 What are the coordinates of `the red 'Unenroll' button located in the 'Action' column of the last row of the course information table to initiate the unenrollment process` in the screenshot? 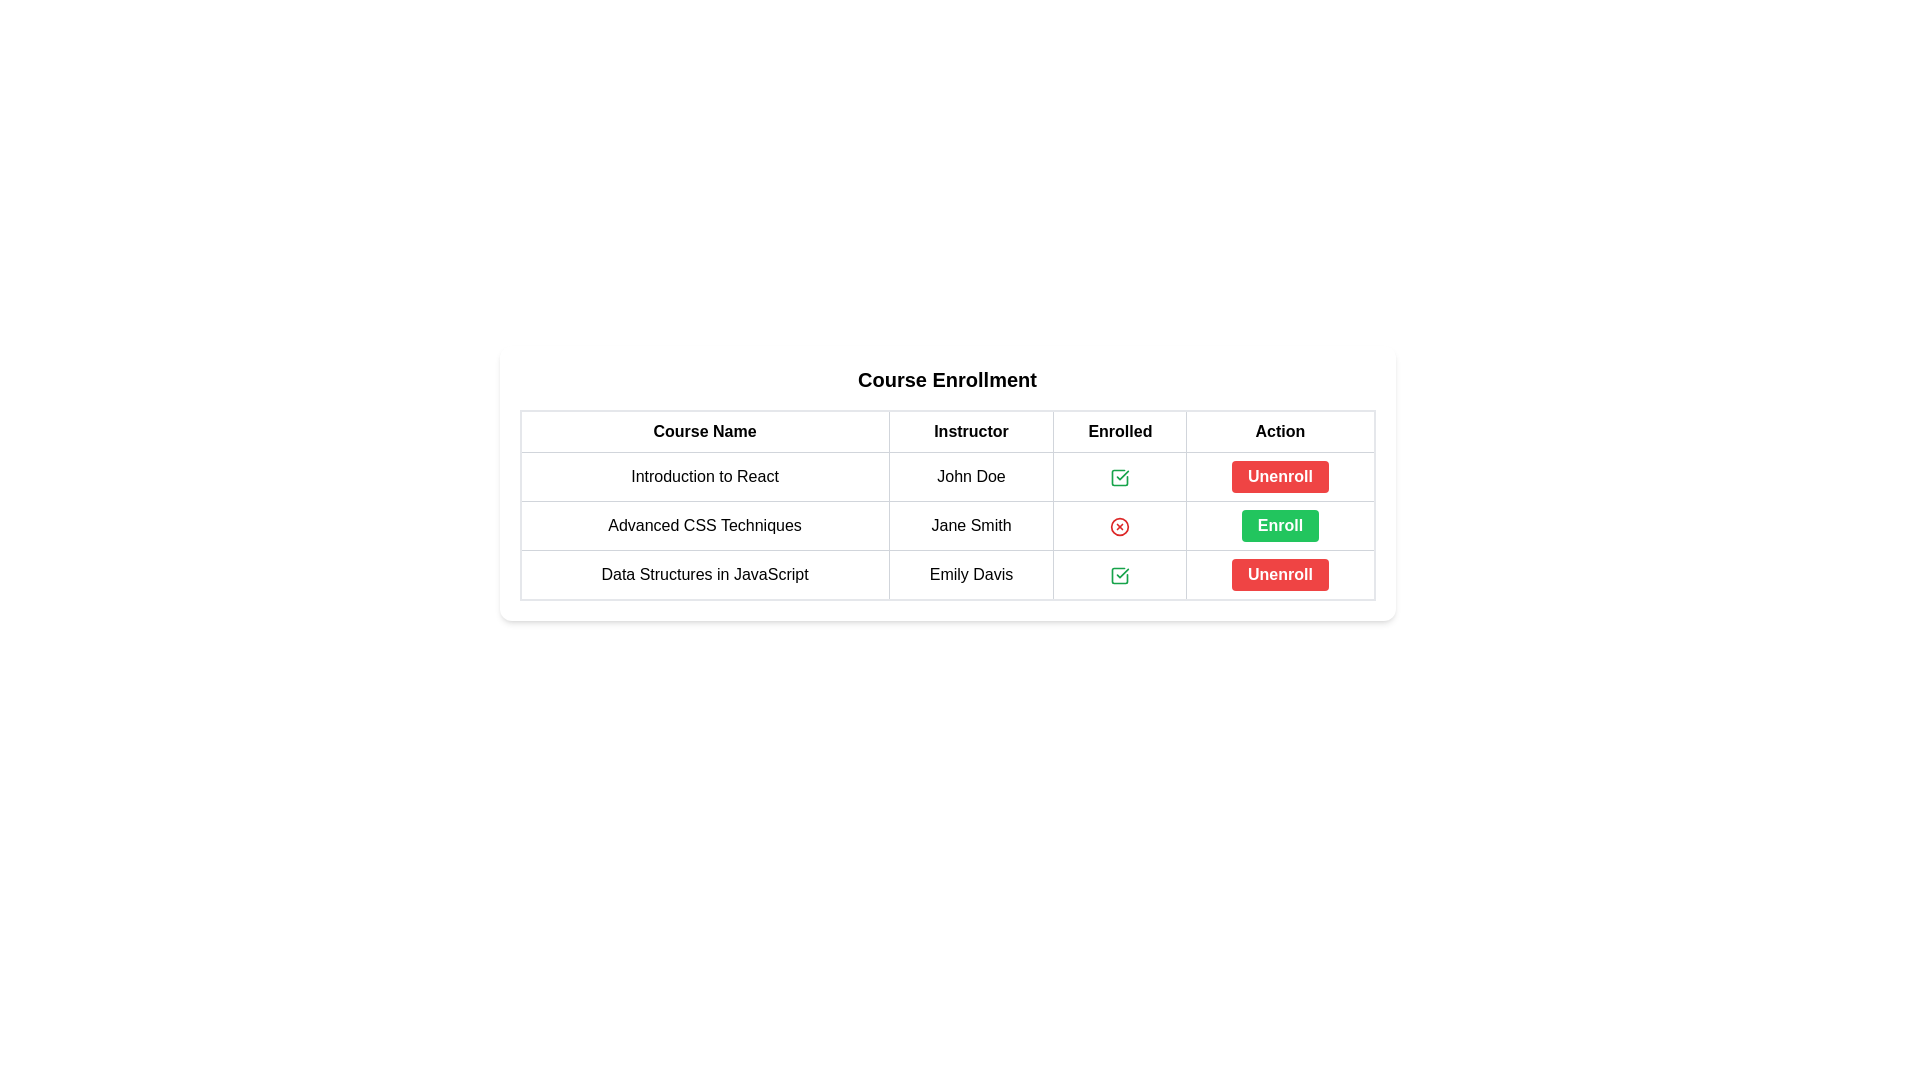 It's located at (1280, 575).